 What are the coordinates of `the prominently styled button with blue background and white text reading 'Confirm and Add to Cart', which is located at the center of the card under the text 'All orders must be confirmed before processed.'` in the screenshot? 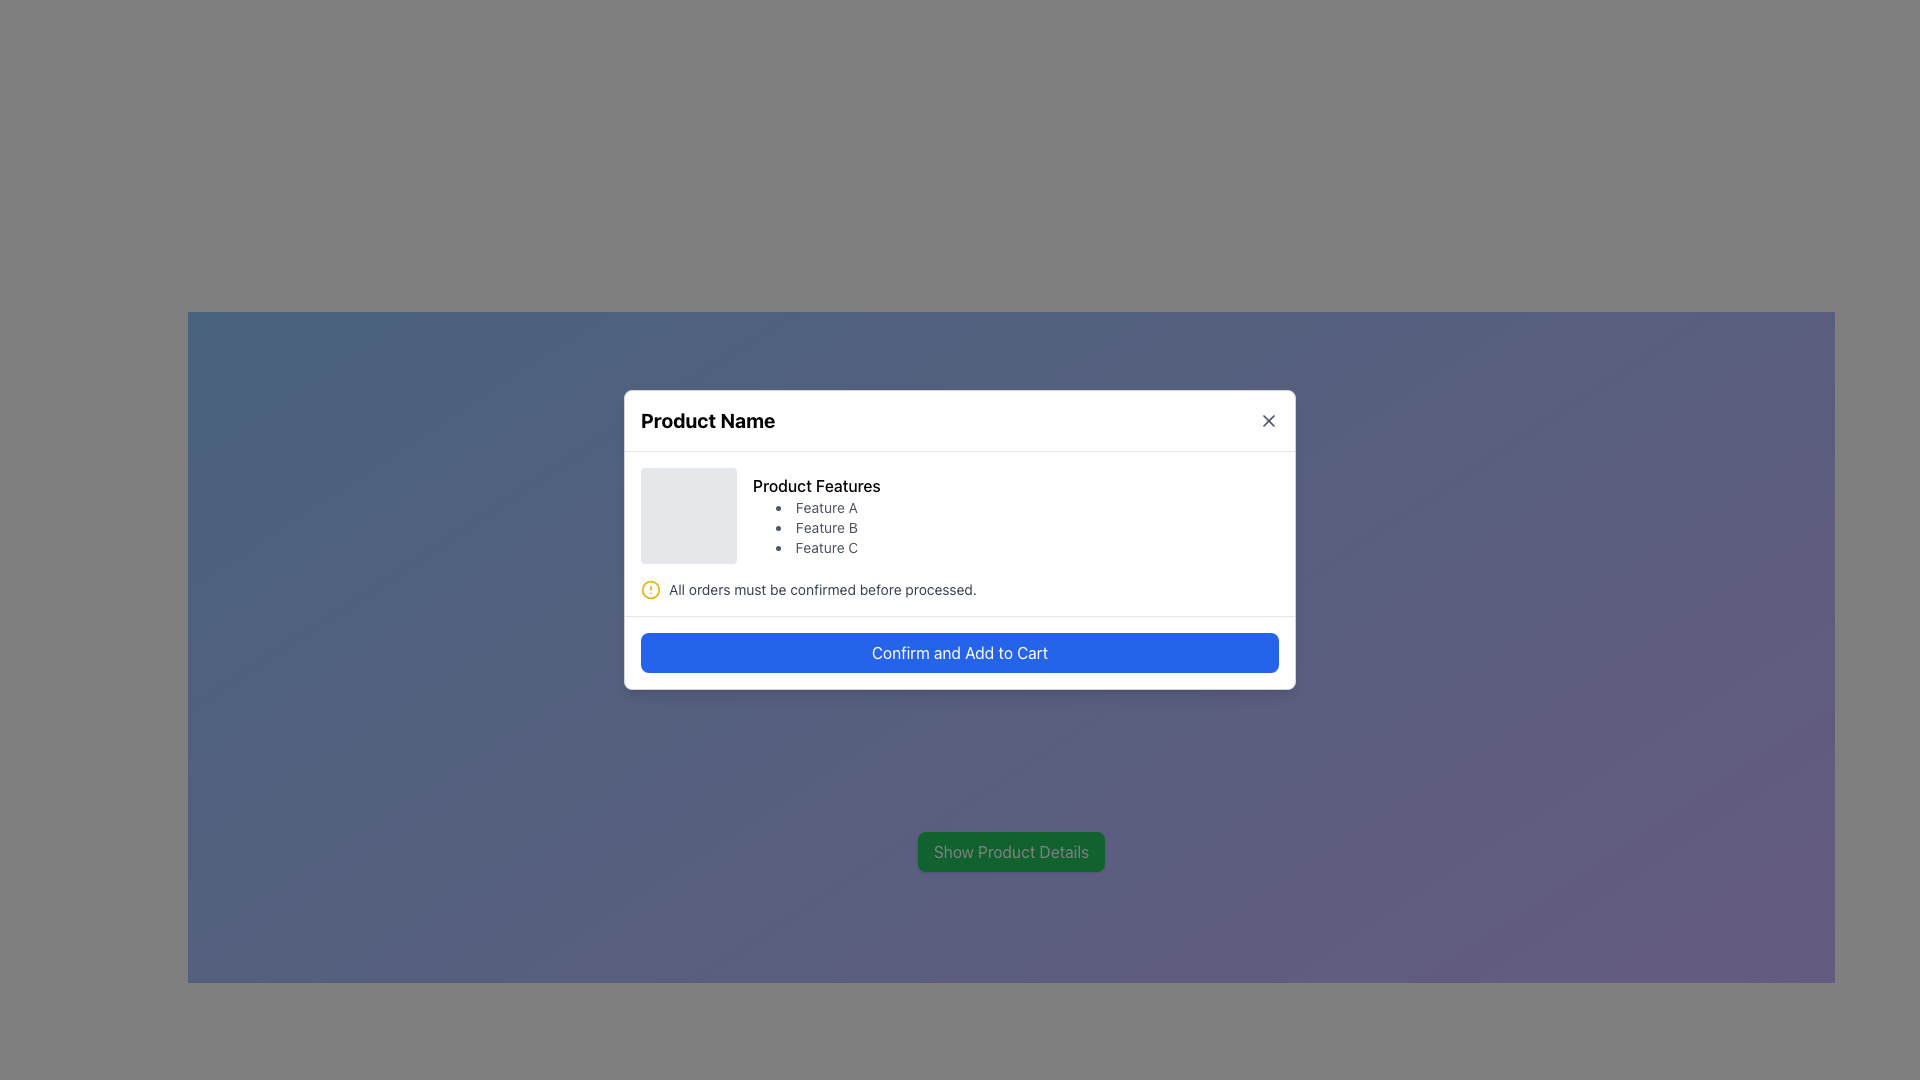 It's located at (960, 652).